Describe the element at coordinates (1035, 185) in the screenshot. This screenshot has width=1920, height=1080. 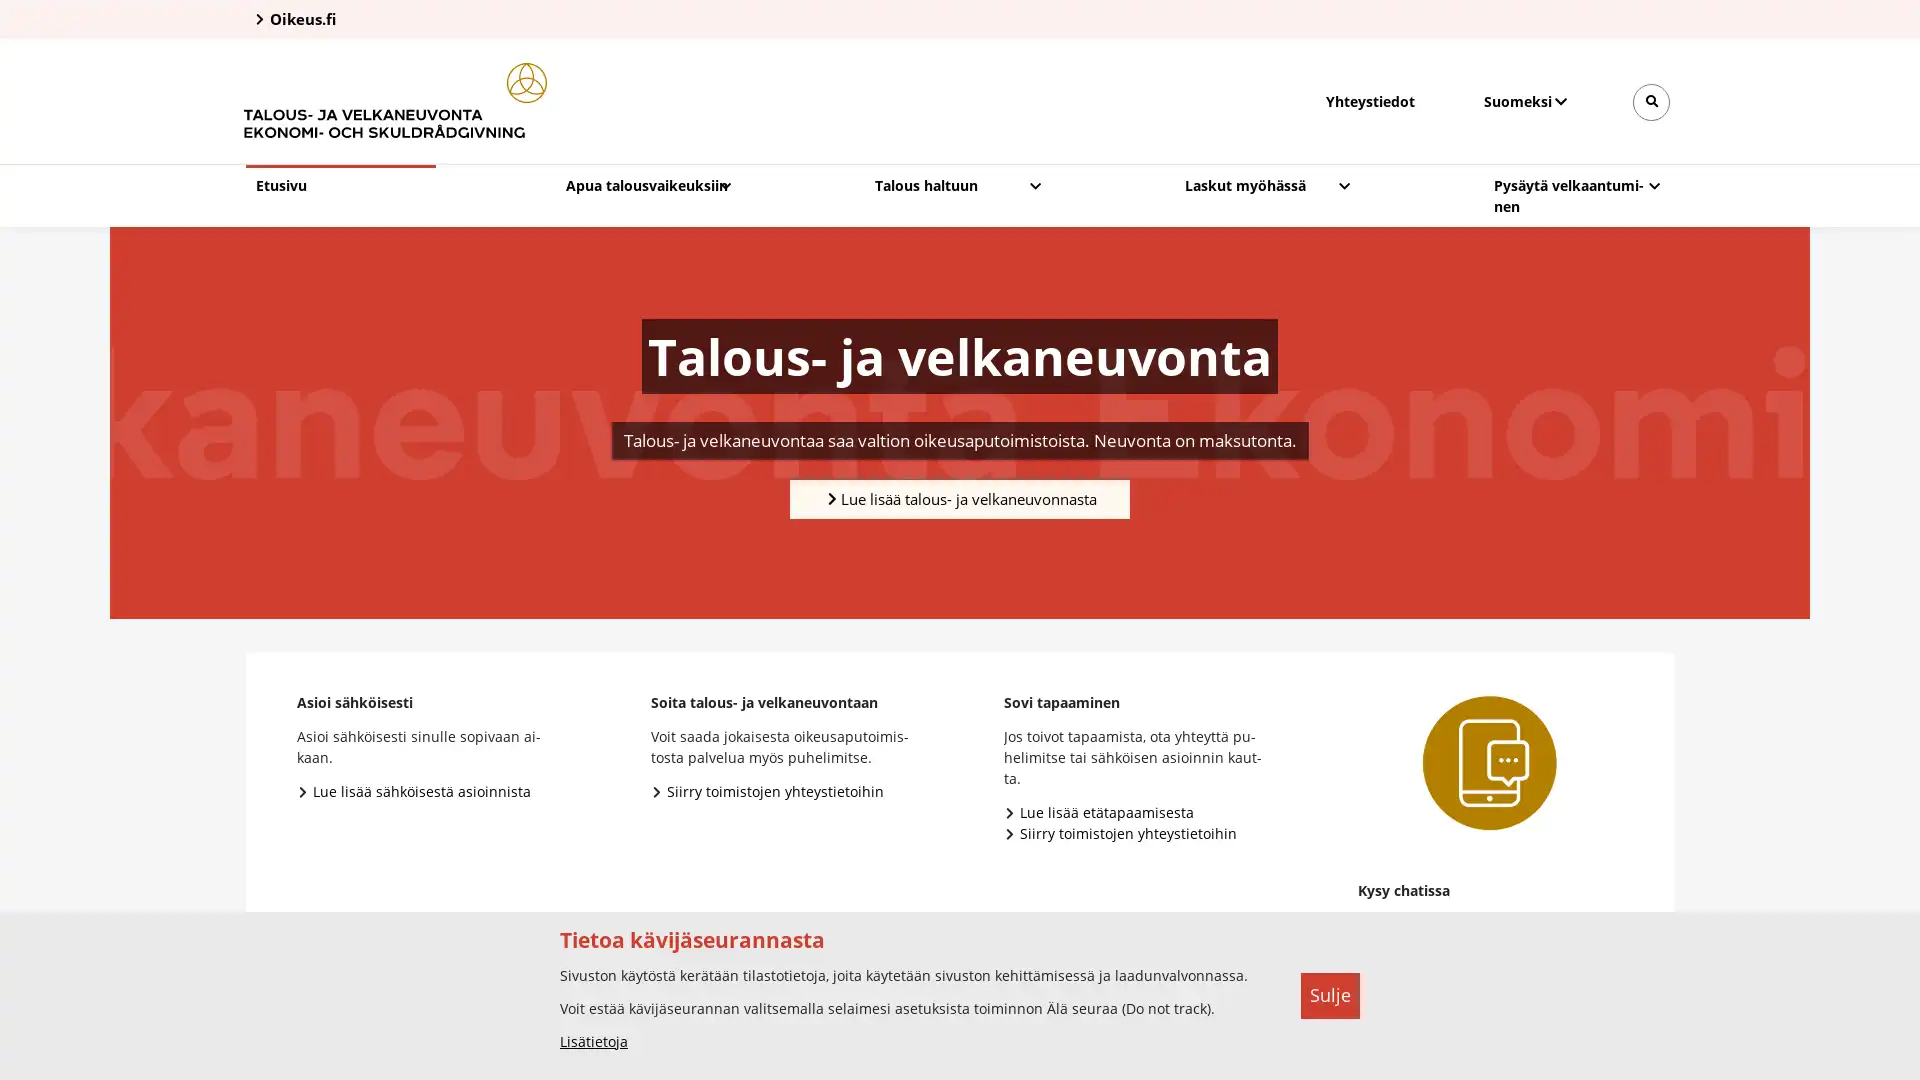
I see `Avaa pudotusvalikko` at that location.